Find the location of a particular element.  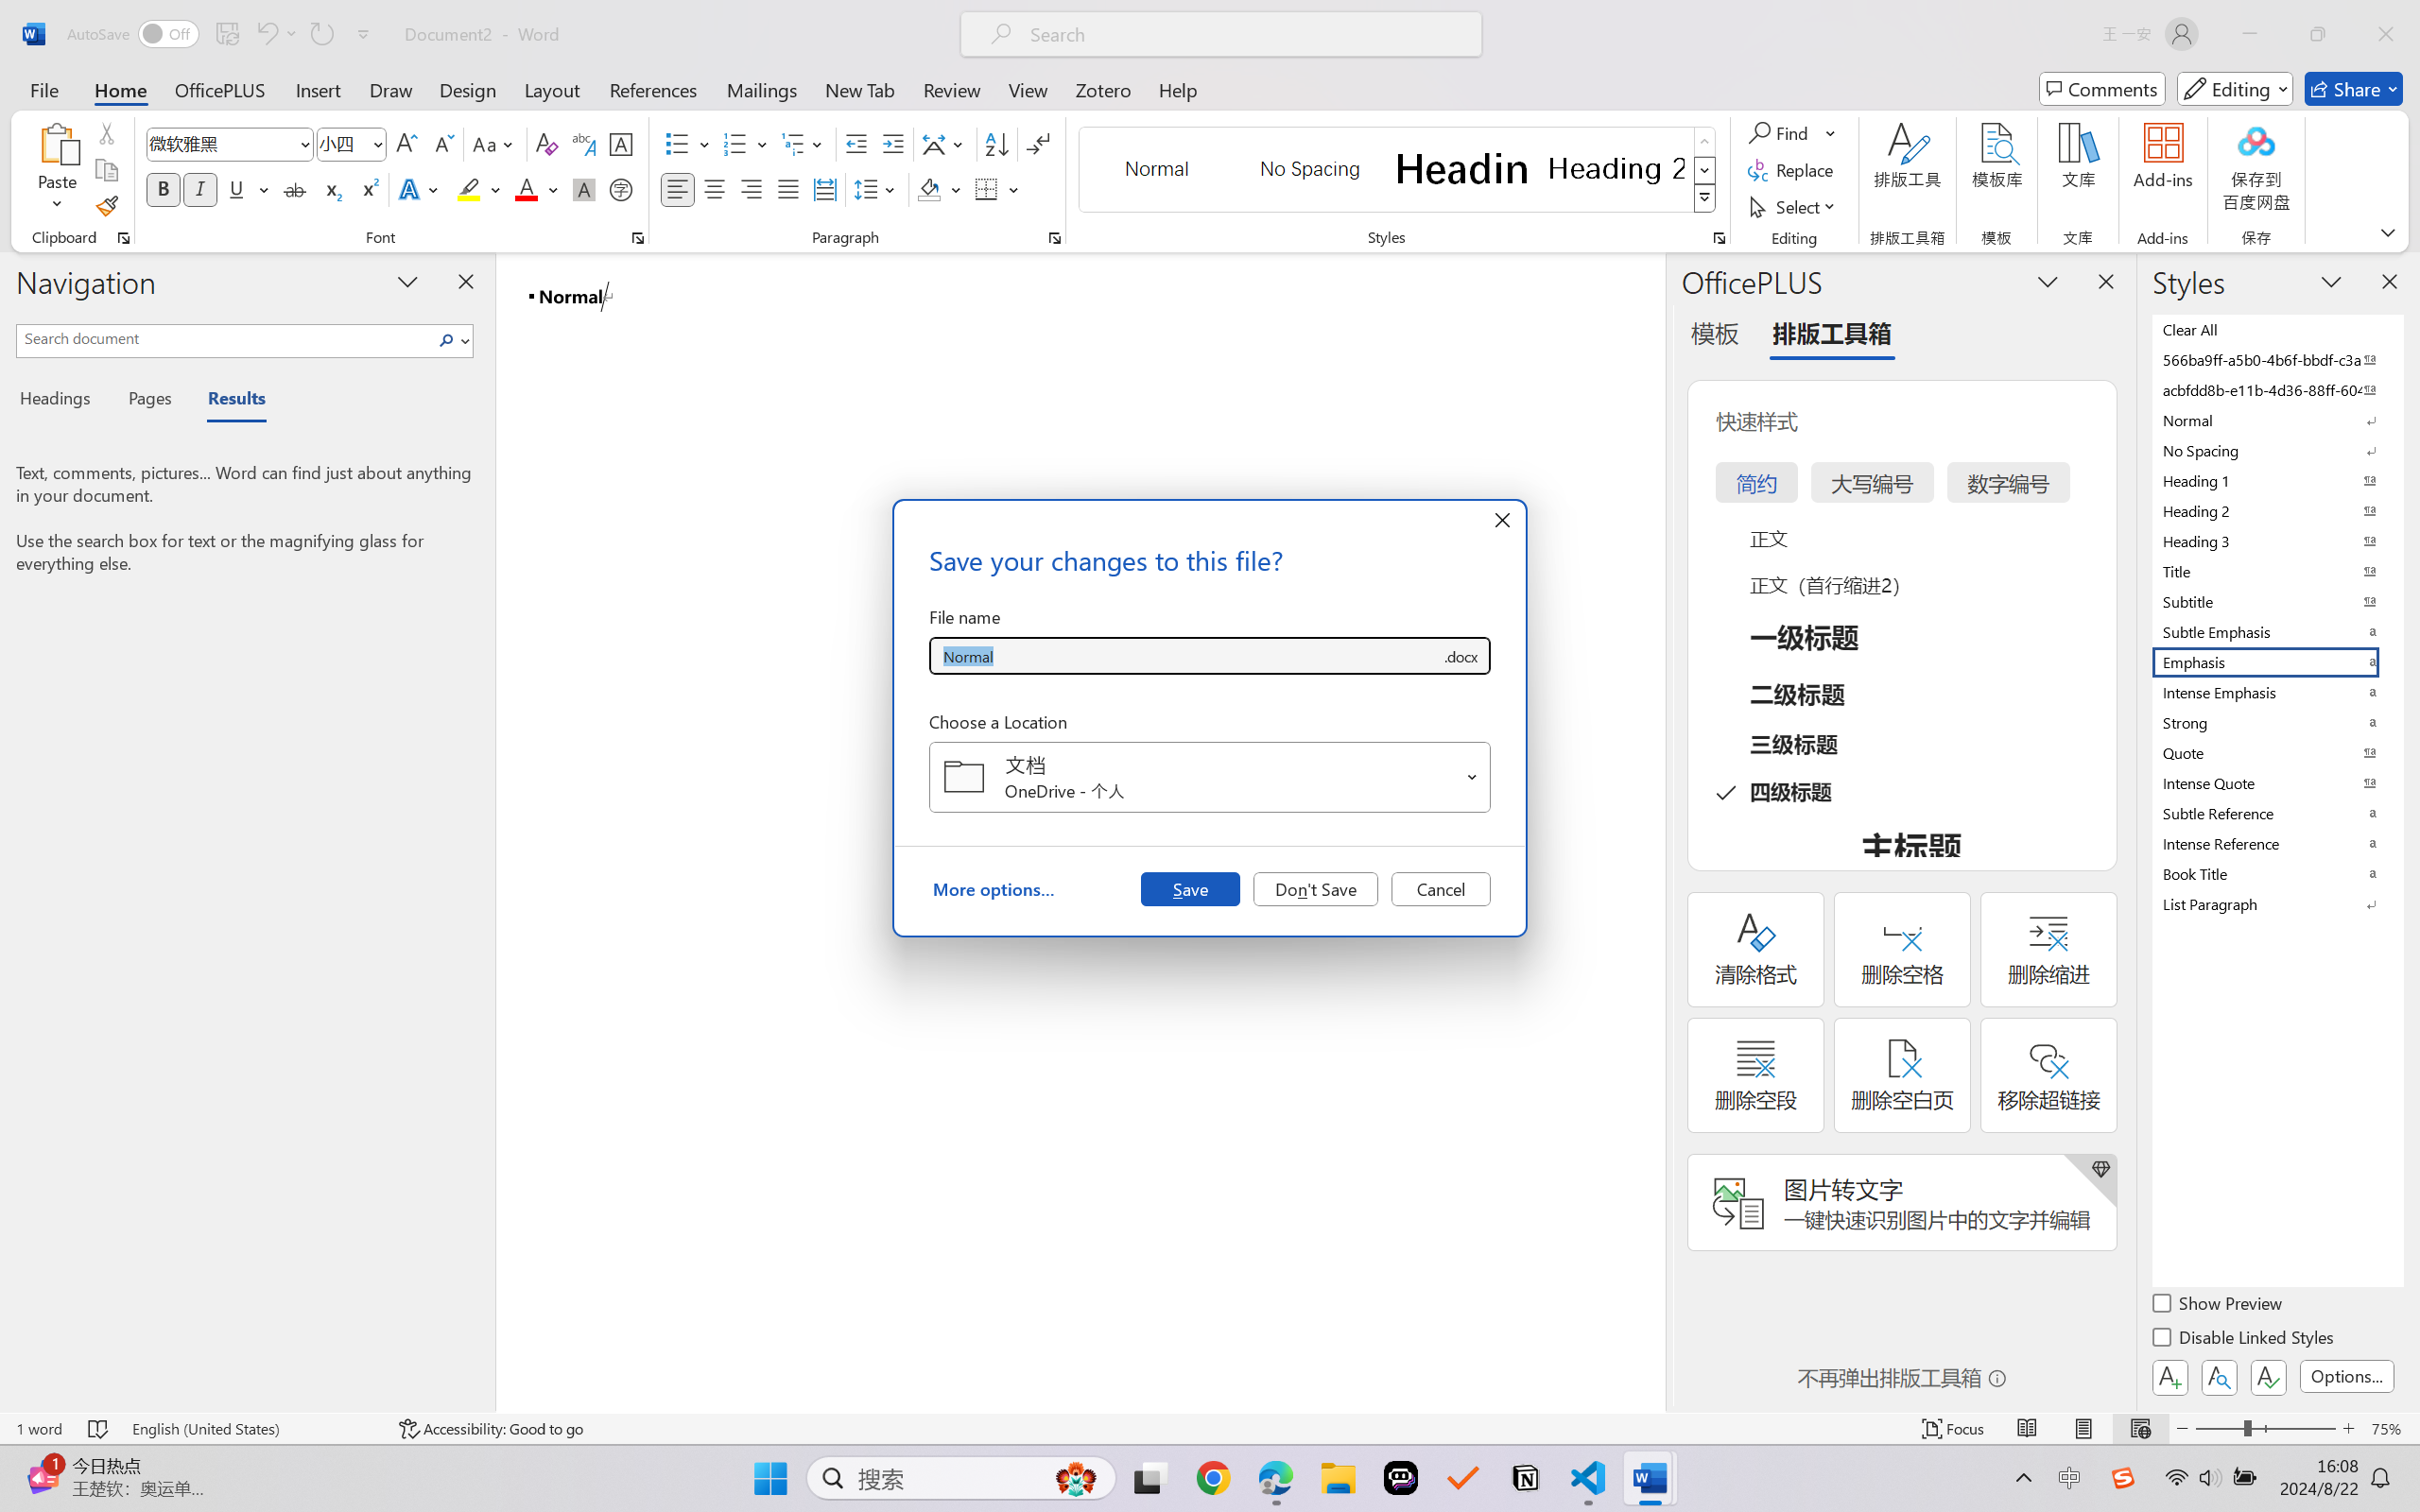

'Increase Indent' is located at coordinates (892, 144).